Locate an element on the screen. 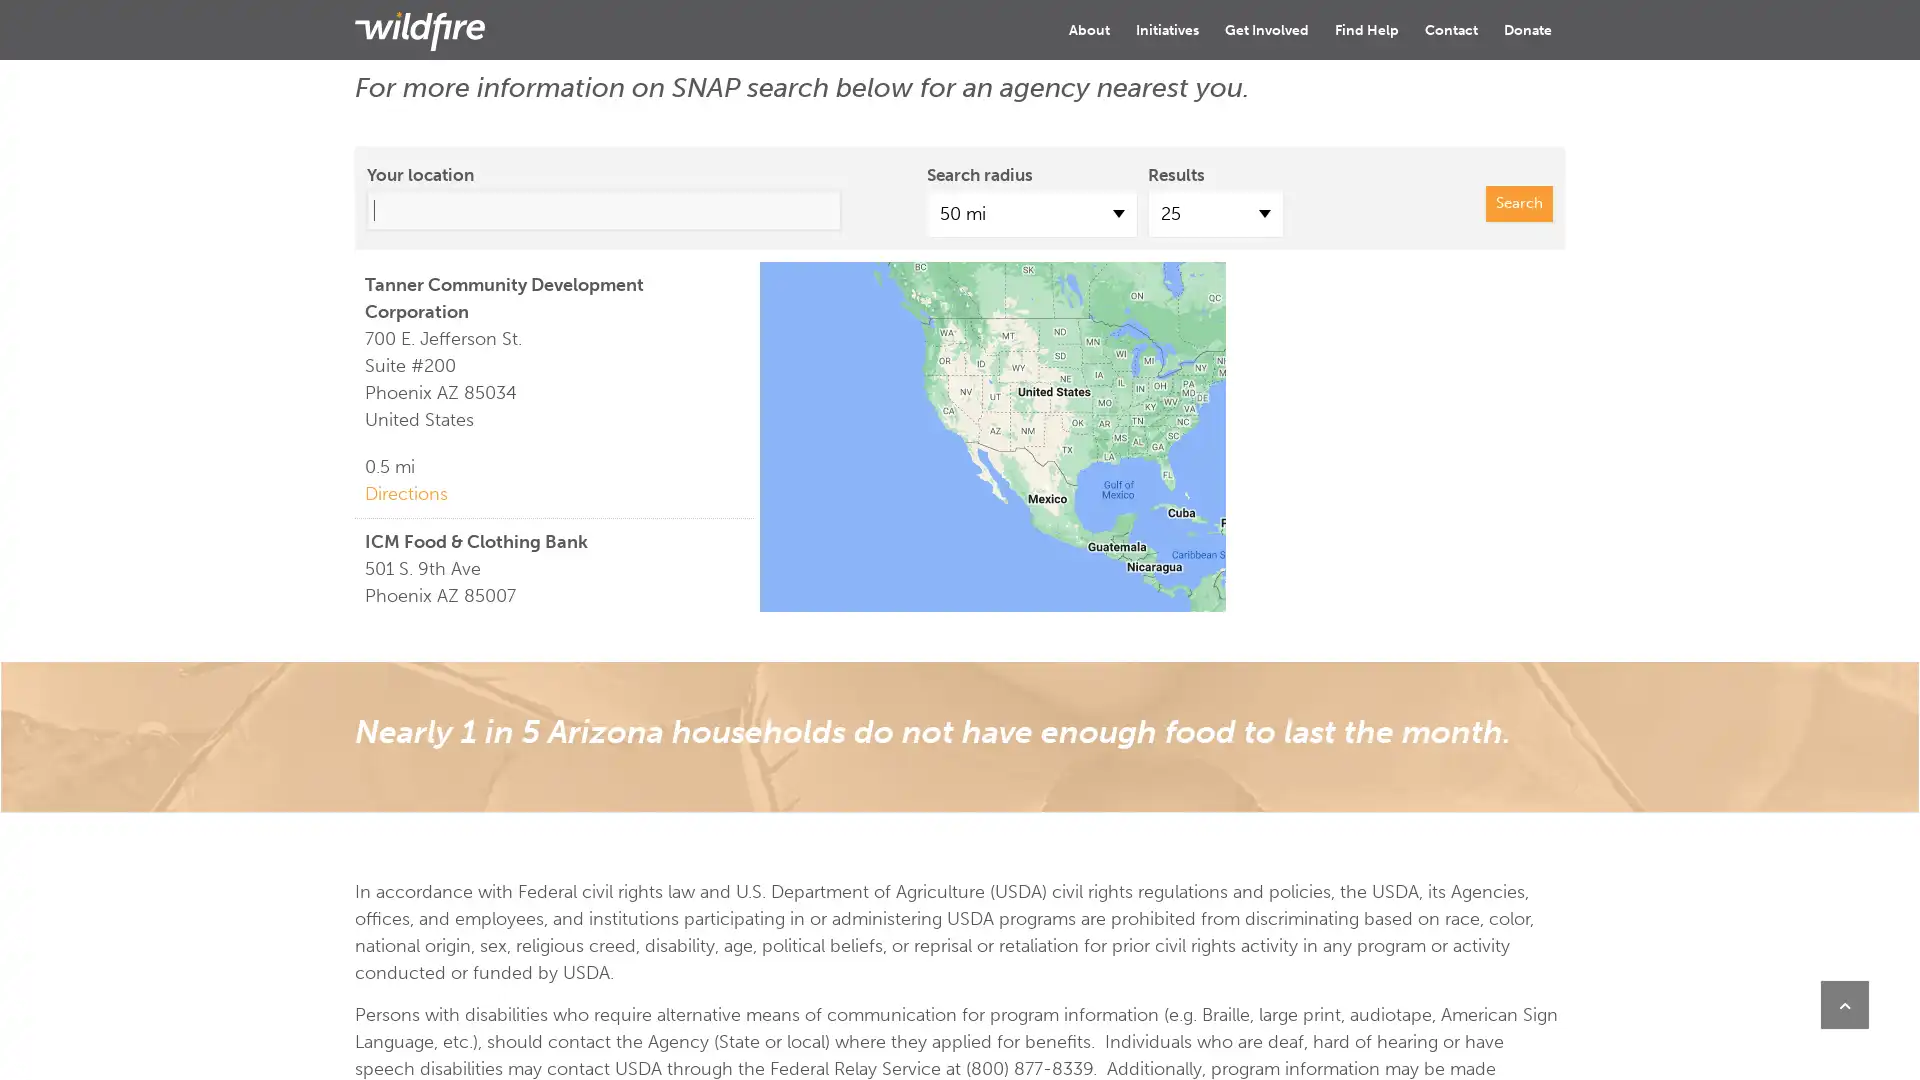 Image resolution: width=1920 pixels, height=1080 pixels. Foothills Village Public Housing is located at coordinates (1146, 475).